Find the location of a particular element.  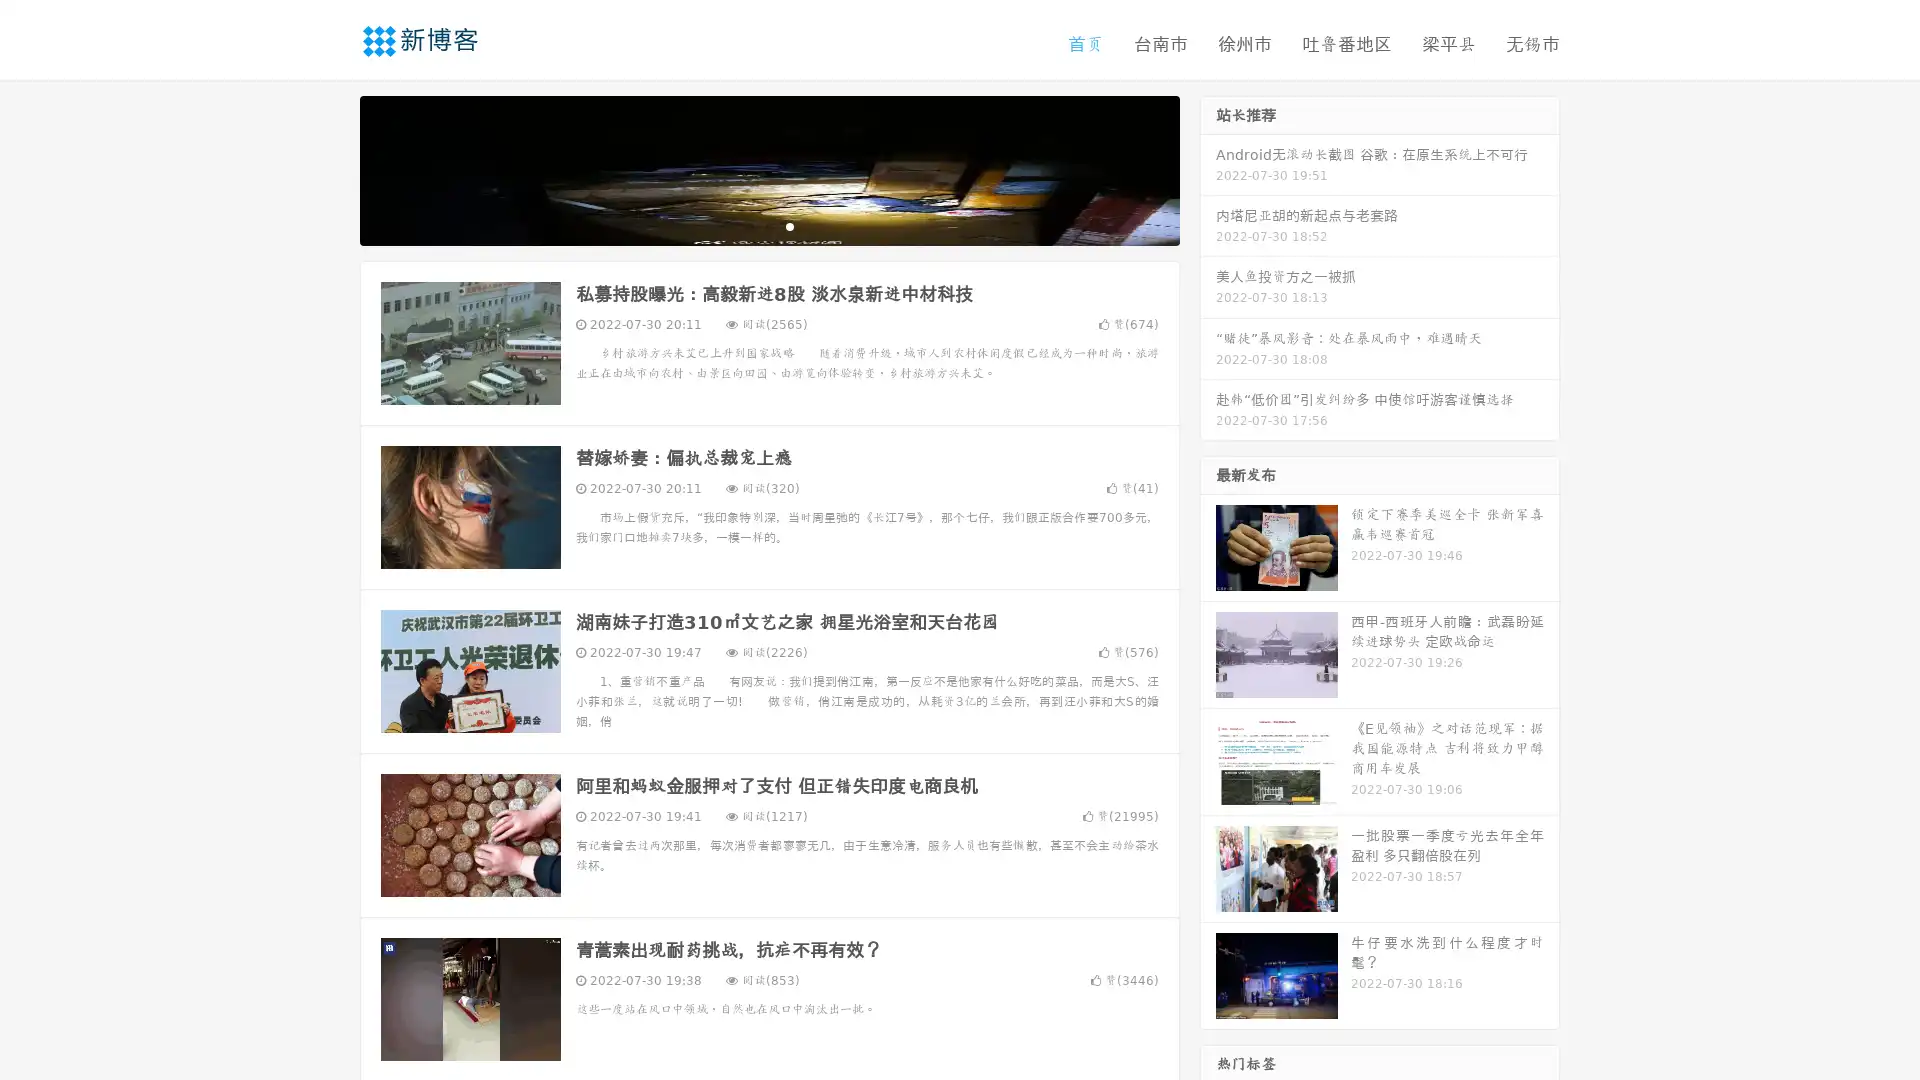

Go to slide 2 is located at coordinates (768, 225).